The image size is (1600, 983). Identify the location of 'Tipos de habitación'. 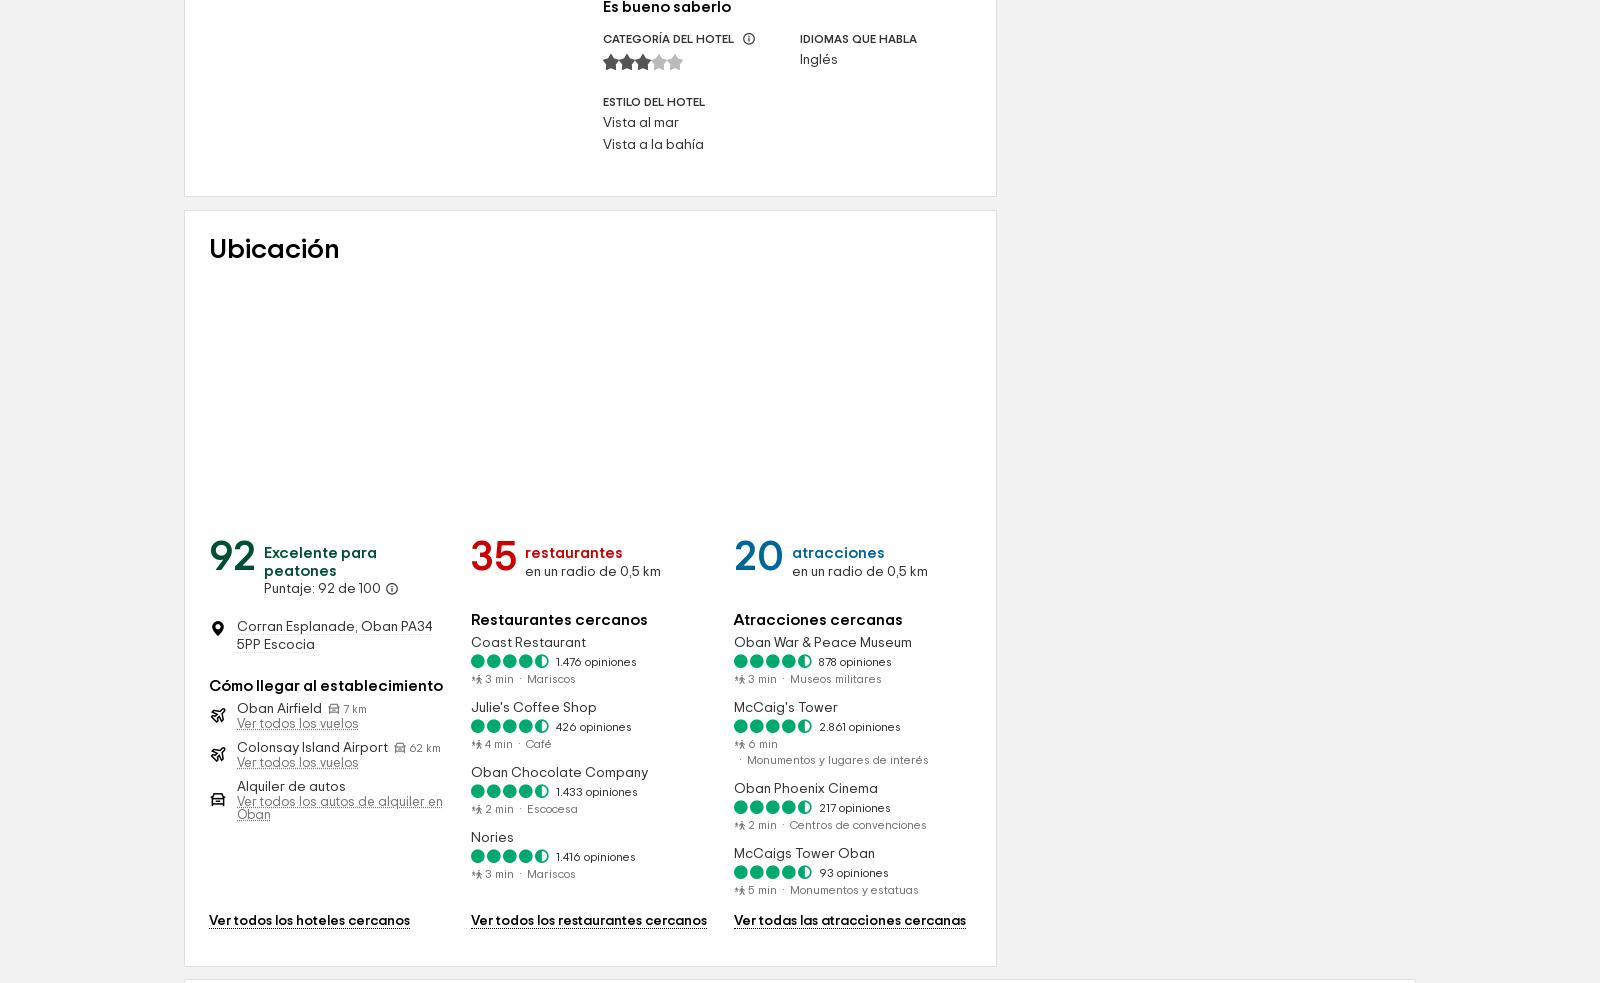
(676, 54).